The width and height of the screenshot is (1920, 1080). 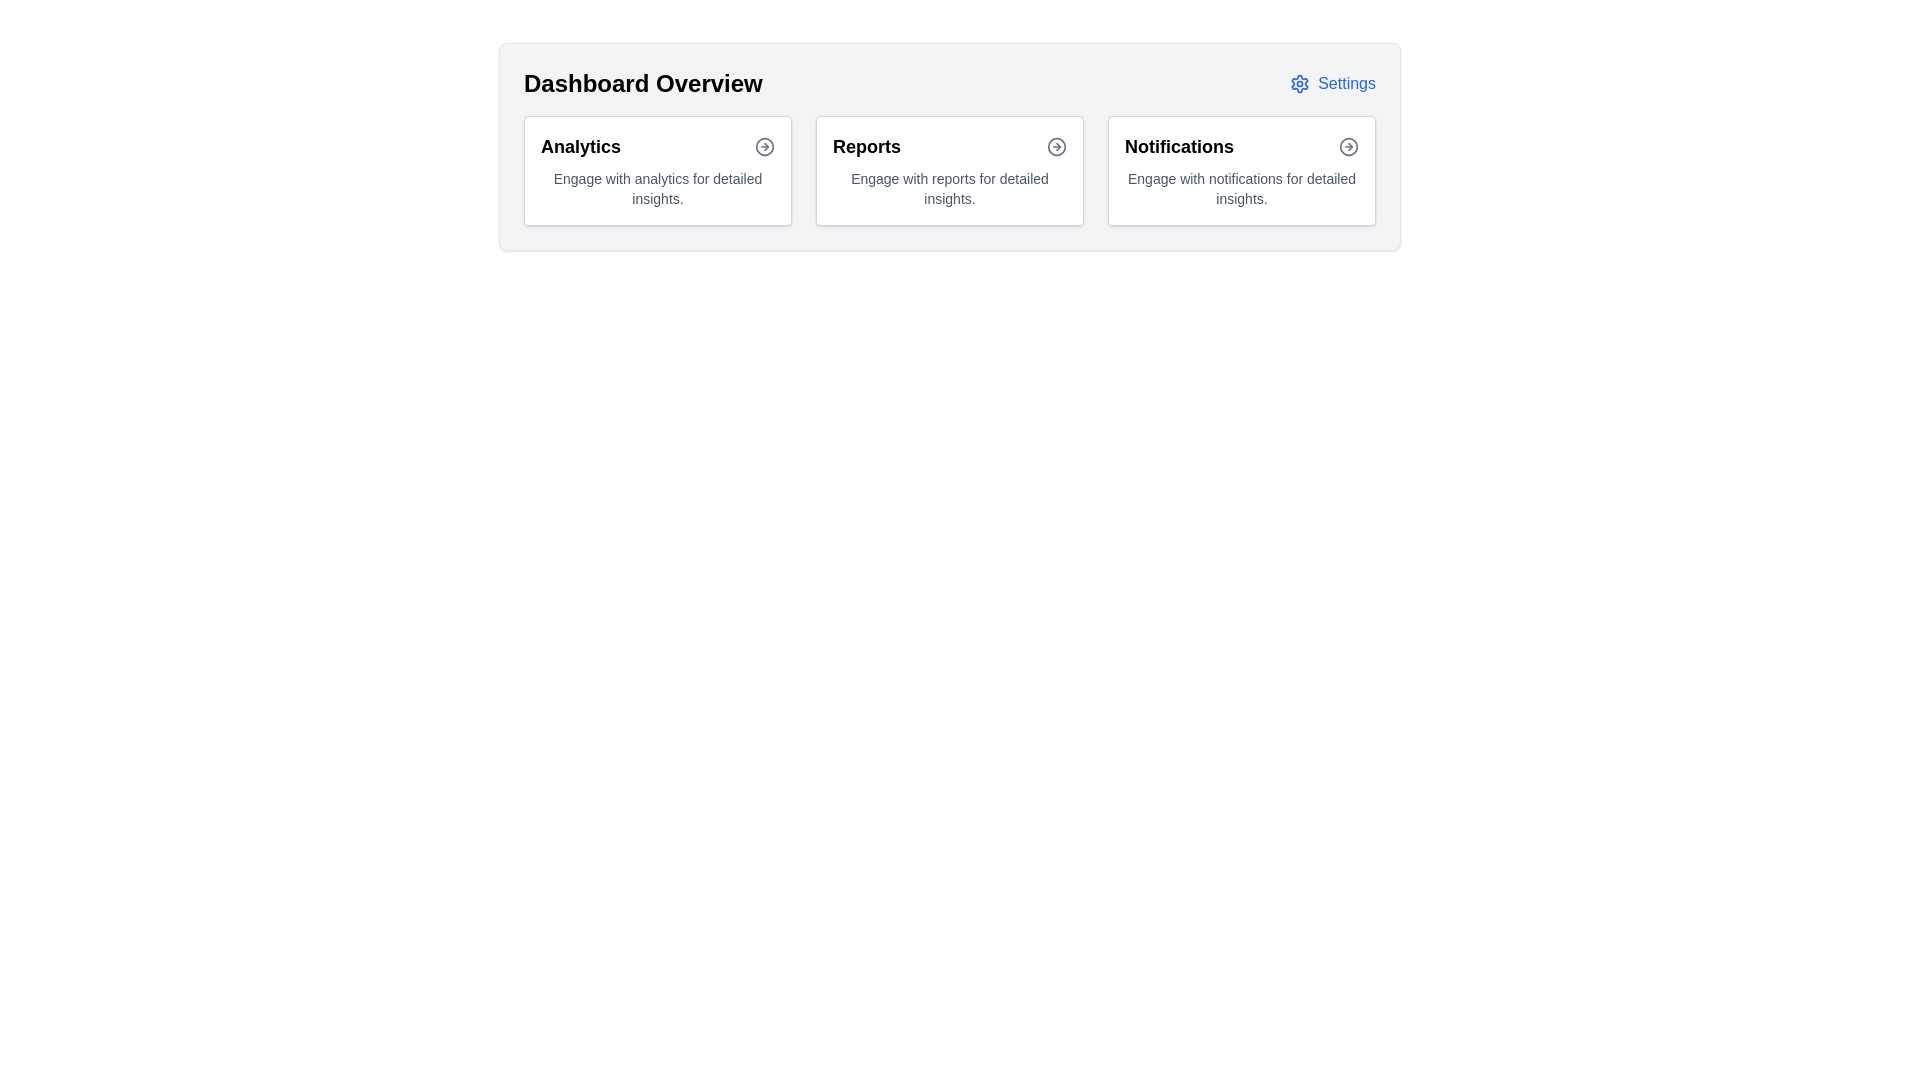 I want to click on the title text indicating 'Reports' located in the middle card of a horizontal row of three cards, so click(x=867, y=145).